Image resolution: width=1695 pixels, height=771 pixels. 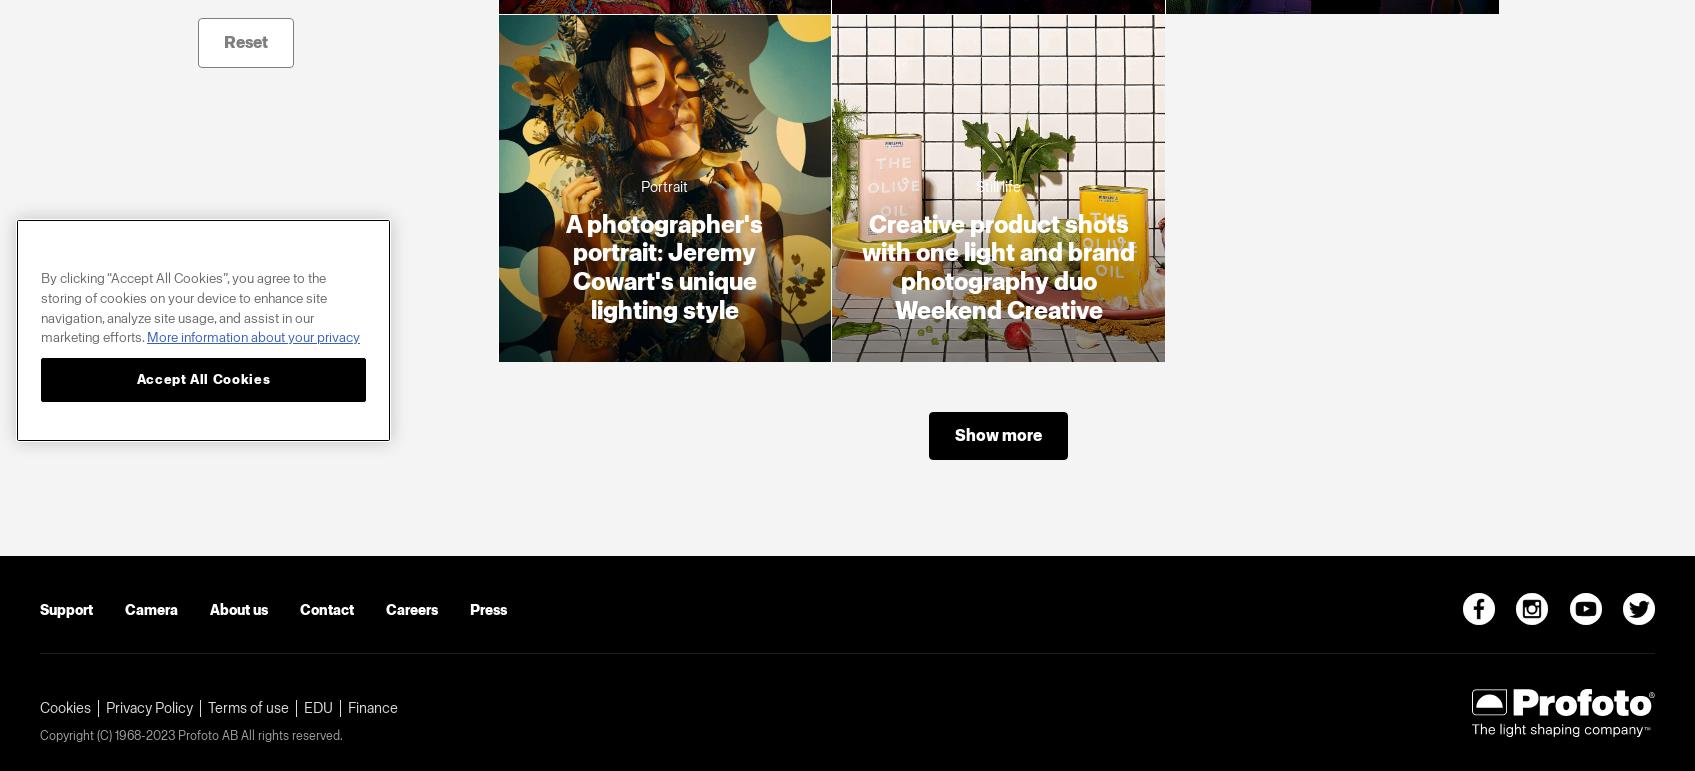 What do you see at coordinates (247, 706) in the screenshot?
I see `'Terms of use'` at bounding box center [247, 706].